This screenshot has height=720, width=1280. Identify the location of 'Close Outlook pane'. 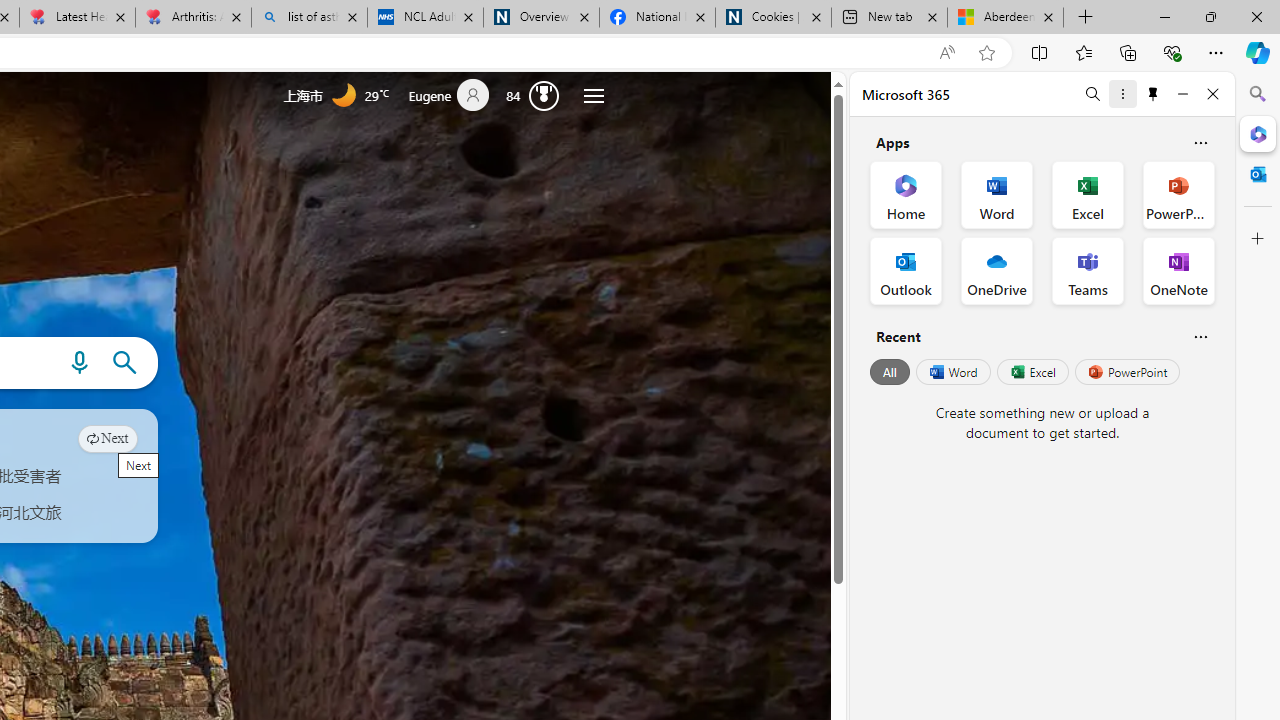
(1257, 173).